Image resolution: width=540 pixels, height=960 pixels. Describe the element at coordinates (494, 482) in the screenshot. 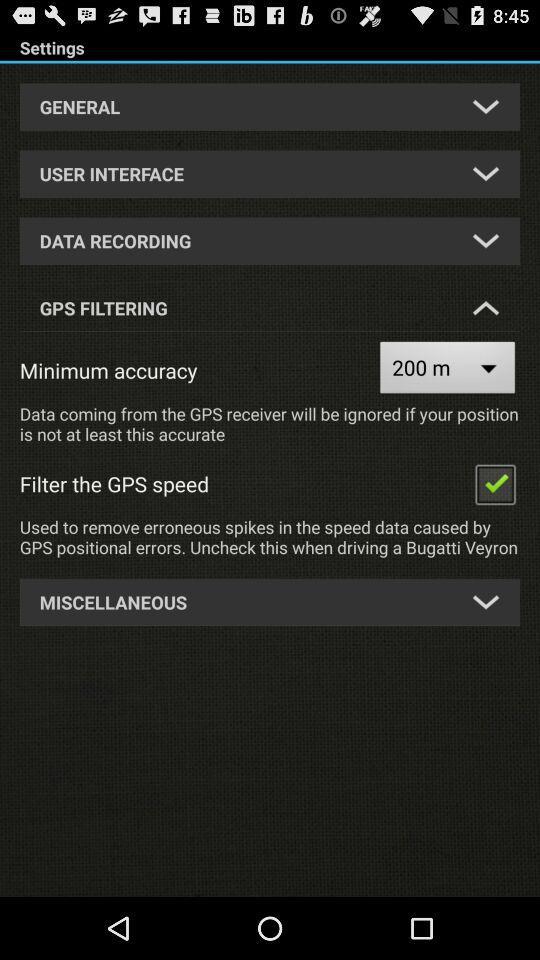

I see `filter the gps speed` at that location.